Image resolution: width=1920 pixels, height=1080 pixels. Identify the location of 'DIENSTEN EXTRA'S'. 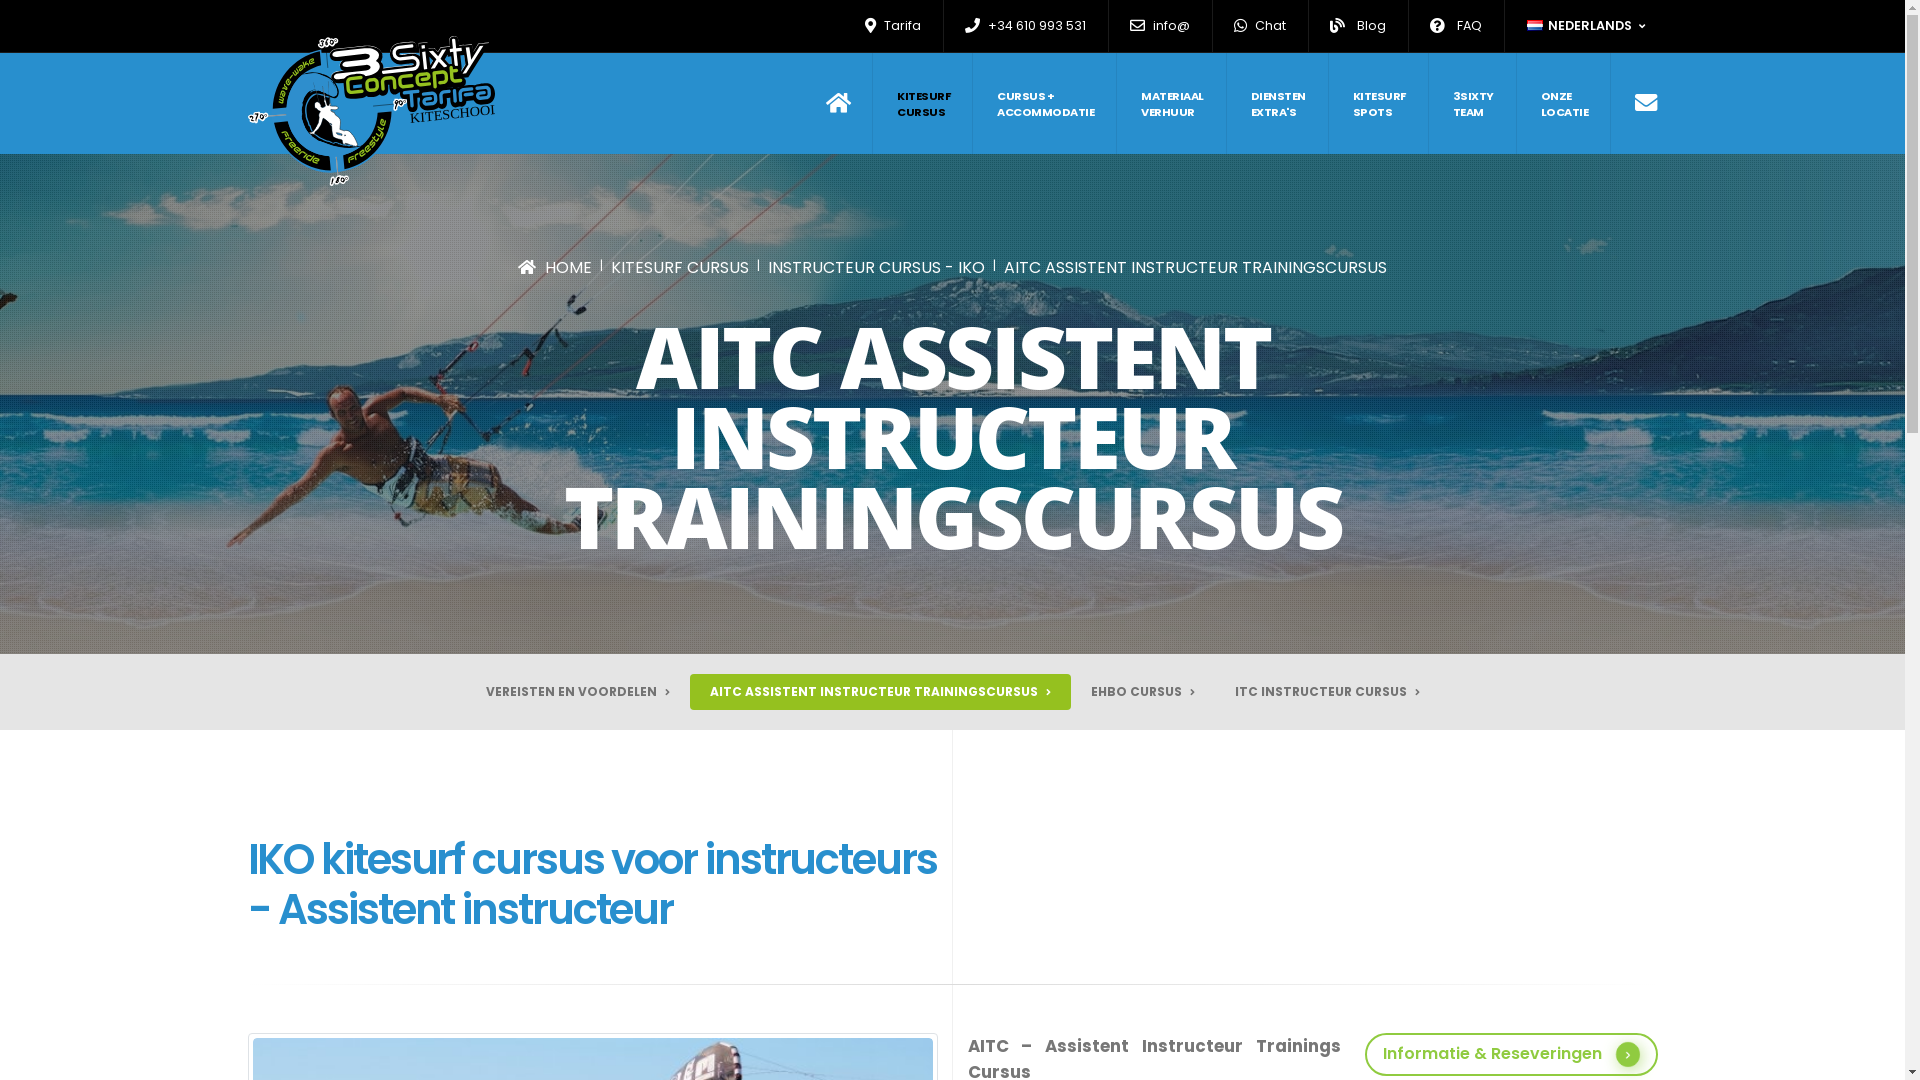
(1276, 103).